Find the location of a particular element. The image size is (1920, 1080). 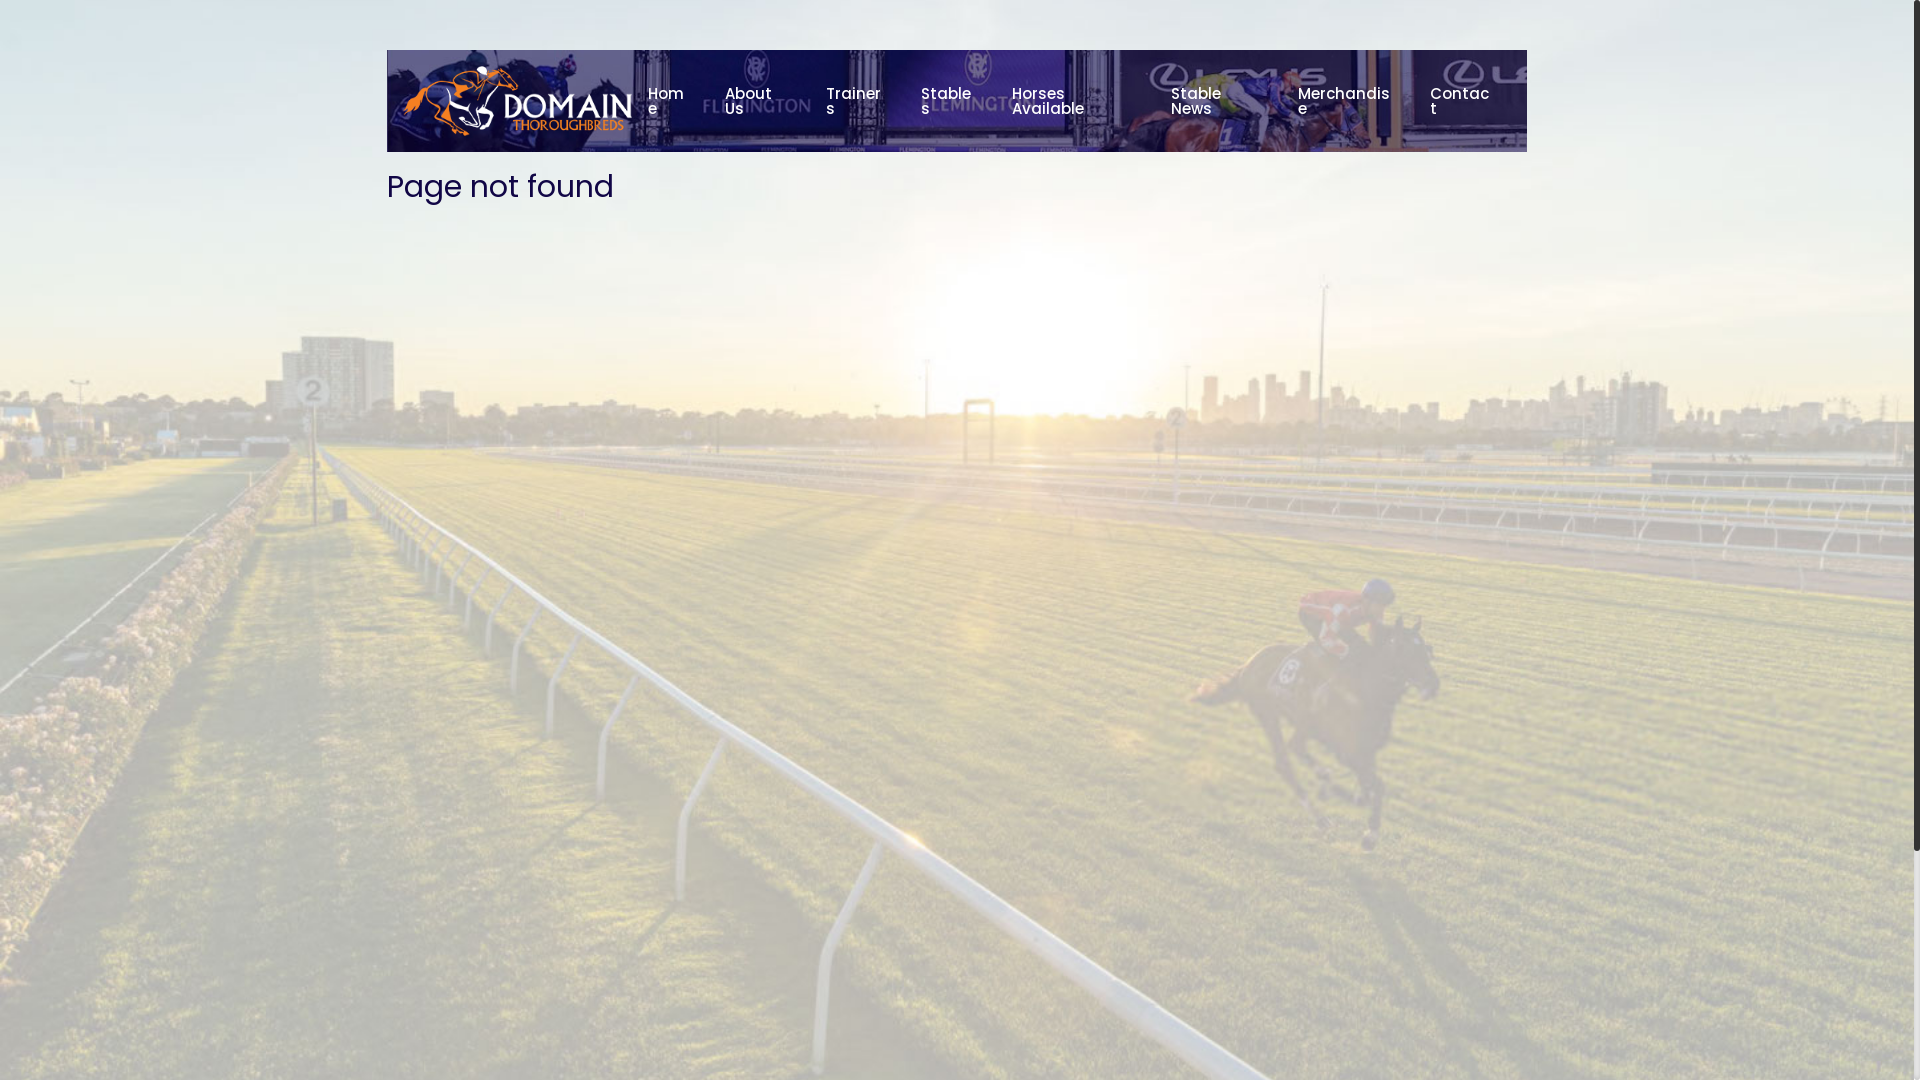

'Merchandise' is located at coordinates (1348, 100).